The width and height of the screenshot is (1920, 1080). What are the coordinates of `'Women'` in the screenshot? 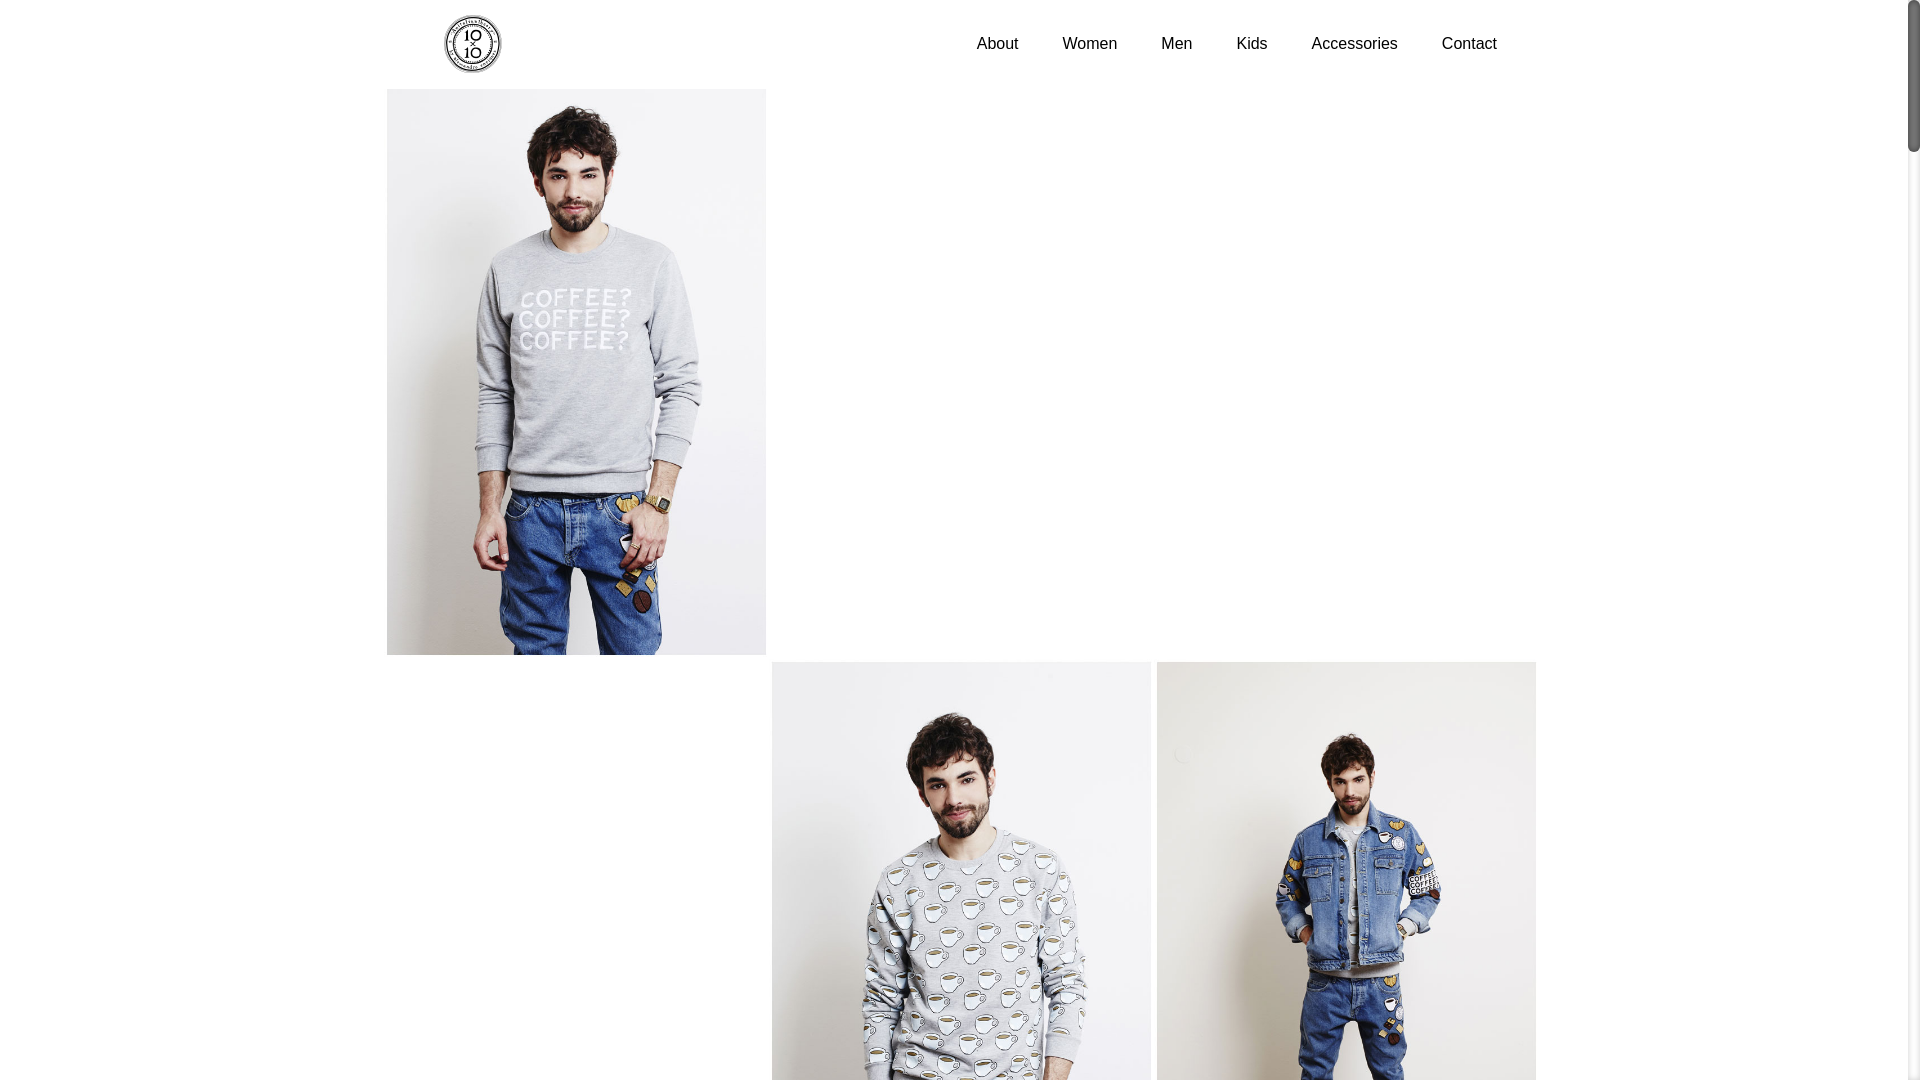 It's located at (1089, 43).